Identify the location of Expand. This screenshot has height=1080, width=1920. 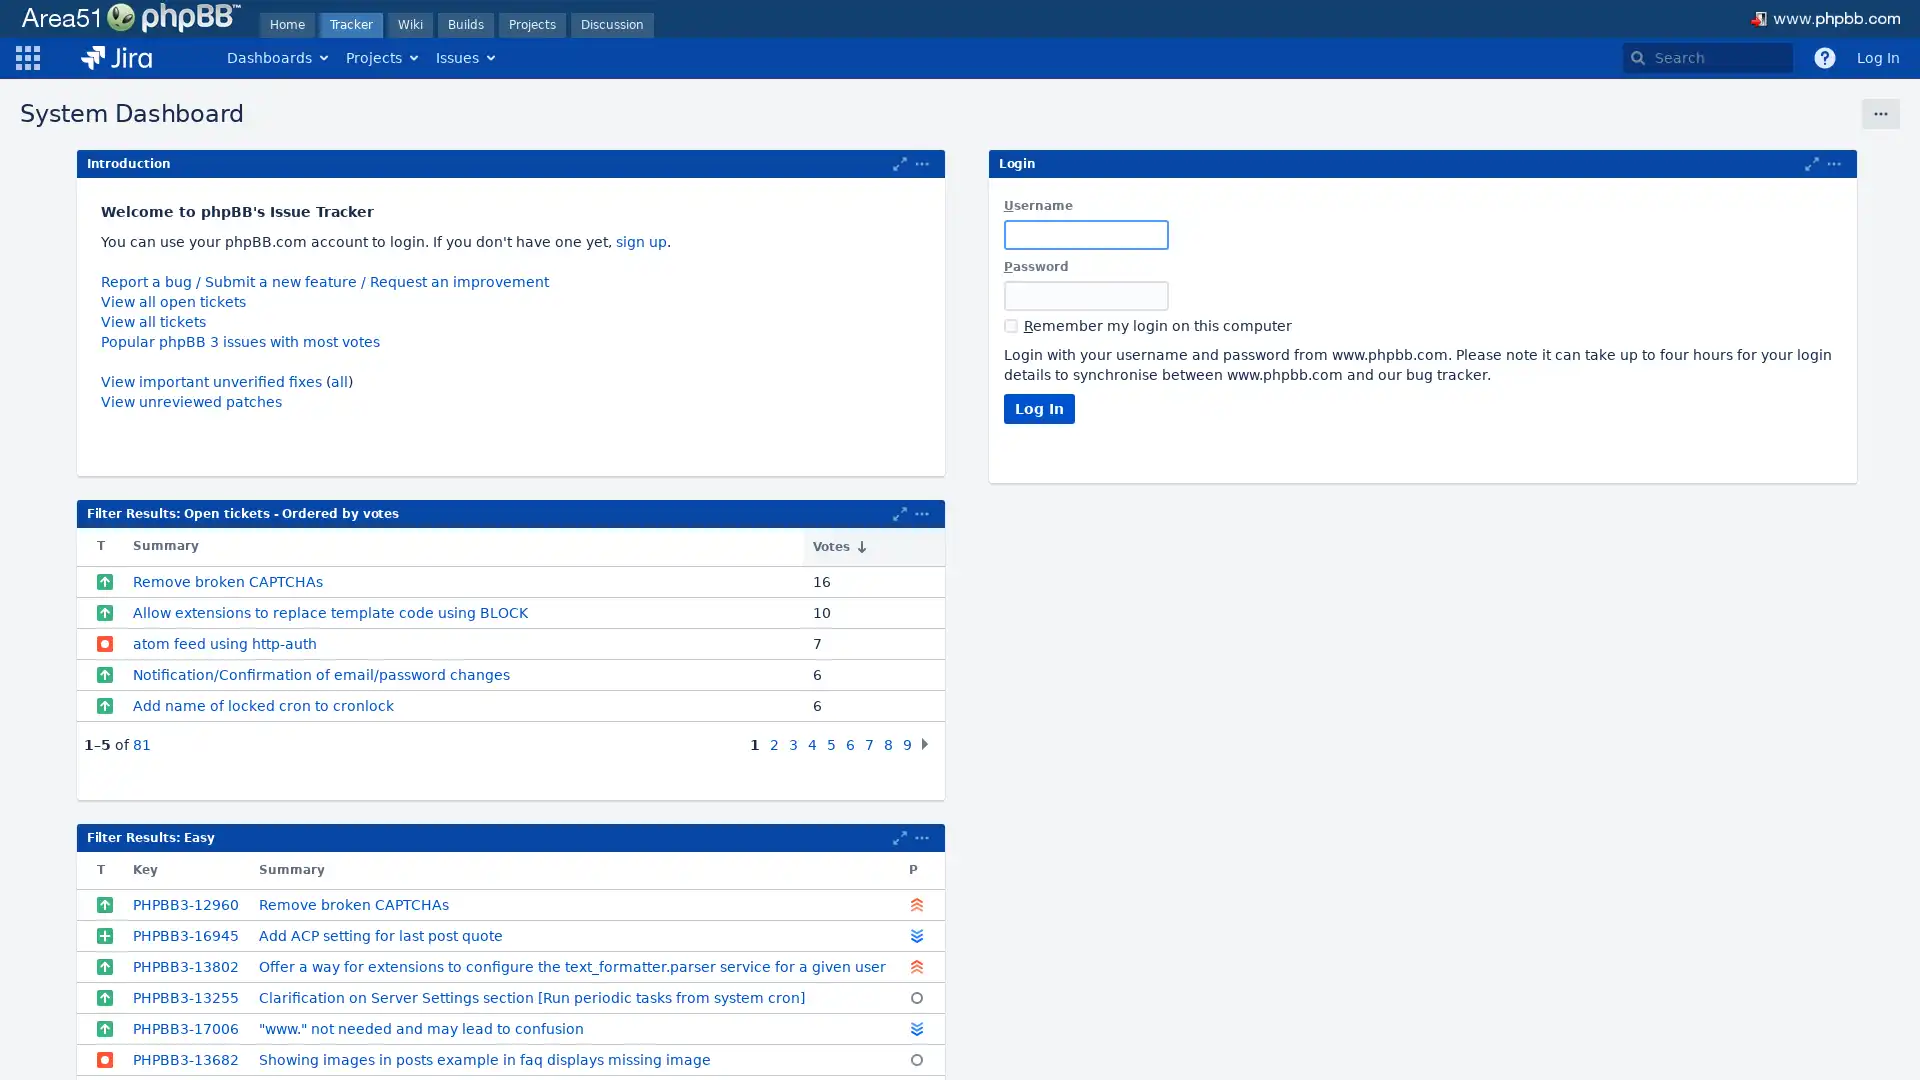
(920, 837).